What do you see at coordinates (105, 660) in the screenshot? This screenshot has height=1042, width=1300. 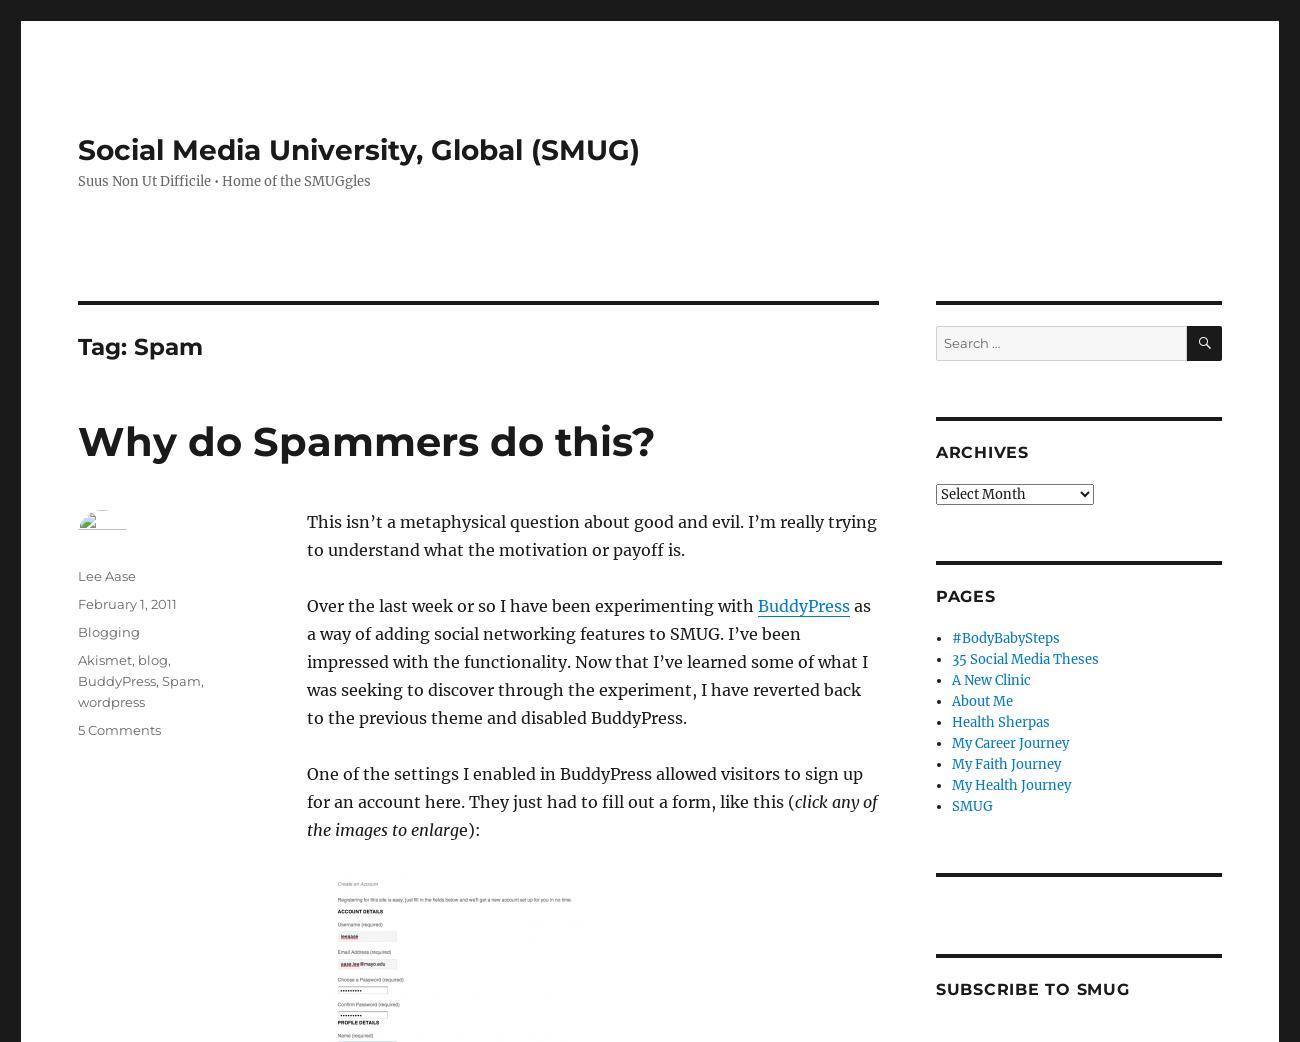 I see `'Akismet'` at bounding box center [105, 660].